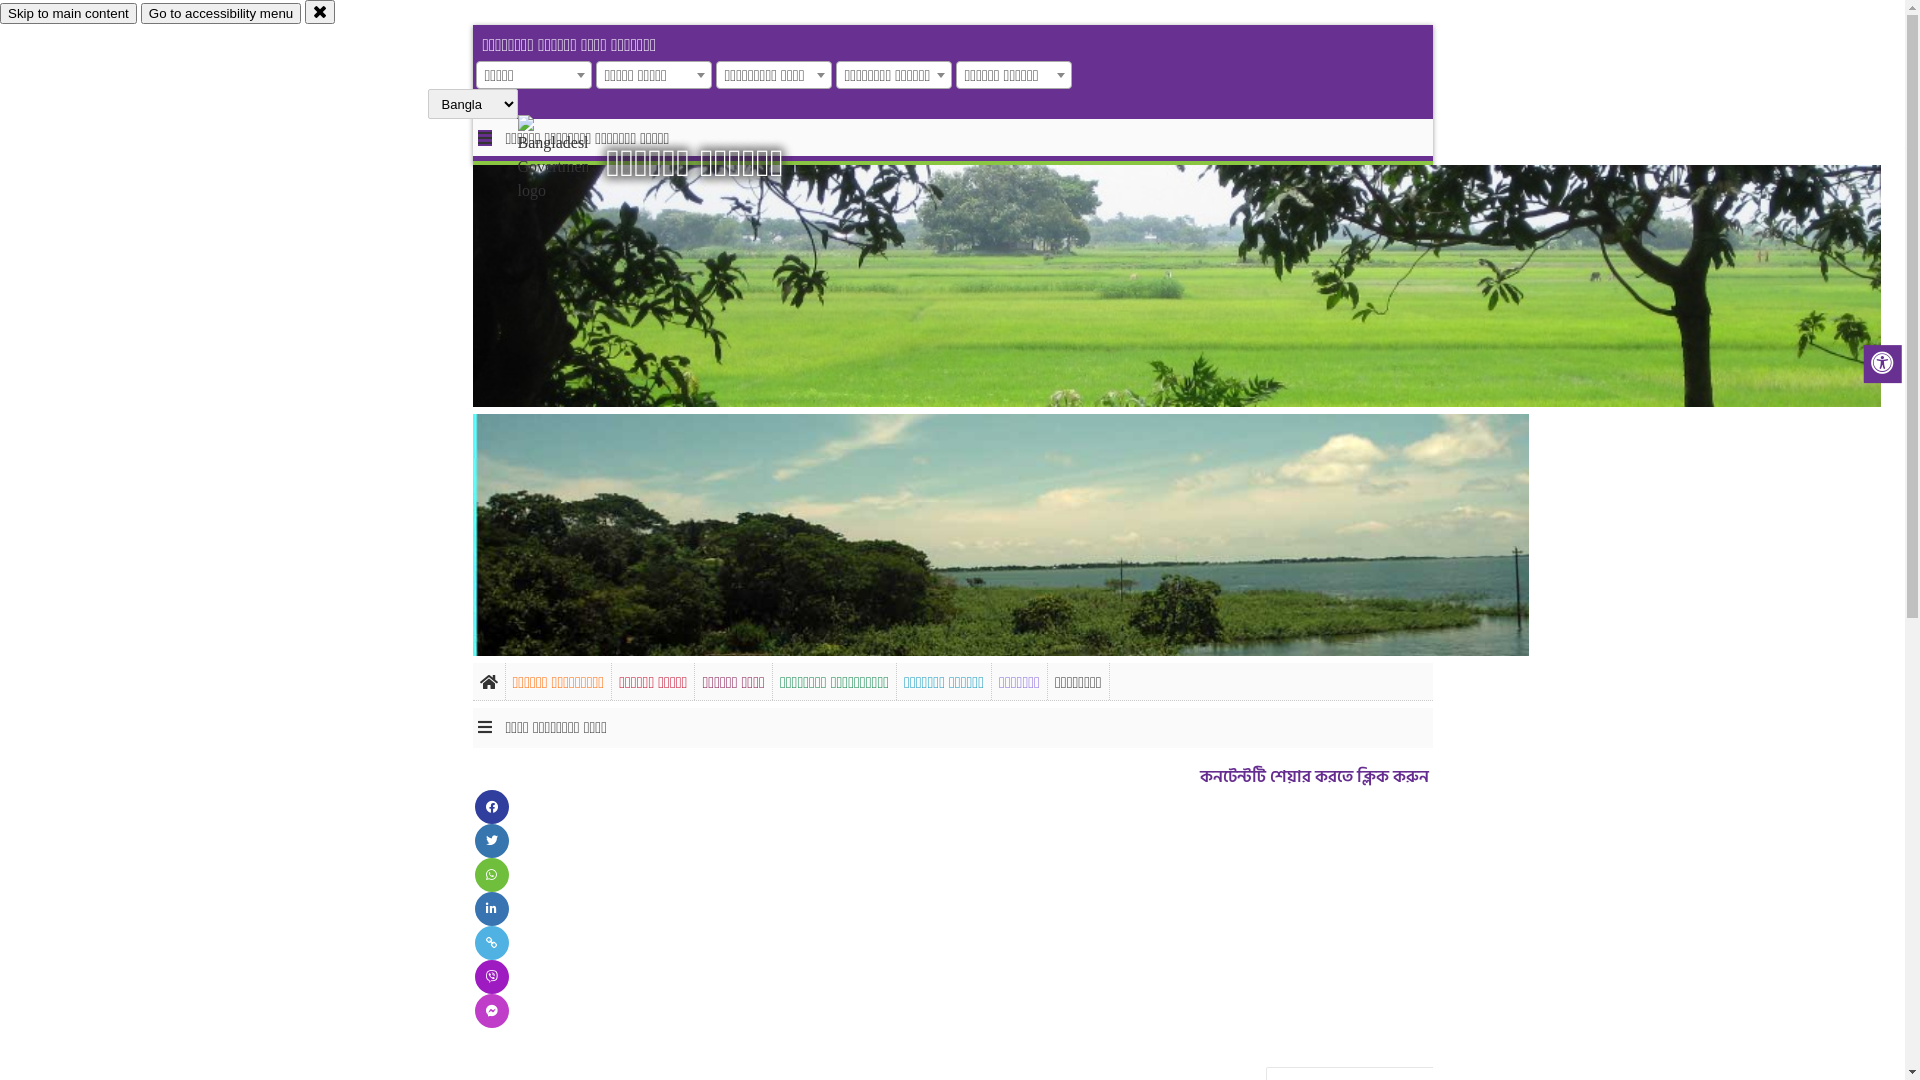 The width and height of the screenshot is (1920, 1080). Describe the element at coordinates (139, 13) in the screenshot. I see `'Go to accessibility menu'` at that location.